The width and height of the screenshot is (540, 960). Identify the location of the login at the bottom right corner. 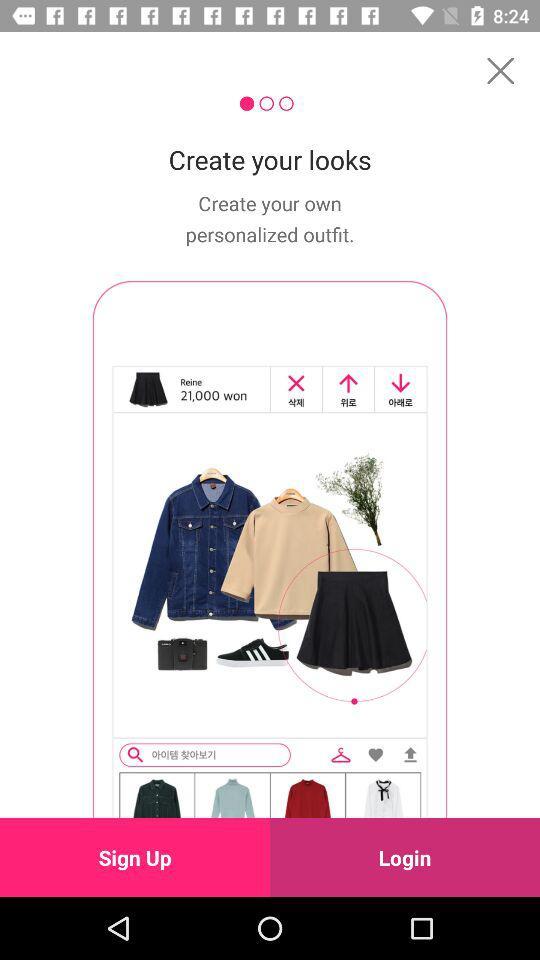
(405, 856).